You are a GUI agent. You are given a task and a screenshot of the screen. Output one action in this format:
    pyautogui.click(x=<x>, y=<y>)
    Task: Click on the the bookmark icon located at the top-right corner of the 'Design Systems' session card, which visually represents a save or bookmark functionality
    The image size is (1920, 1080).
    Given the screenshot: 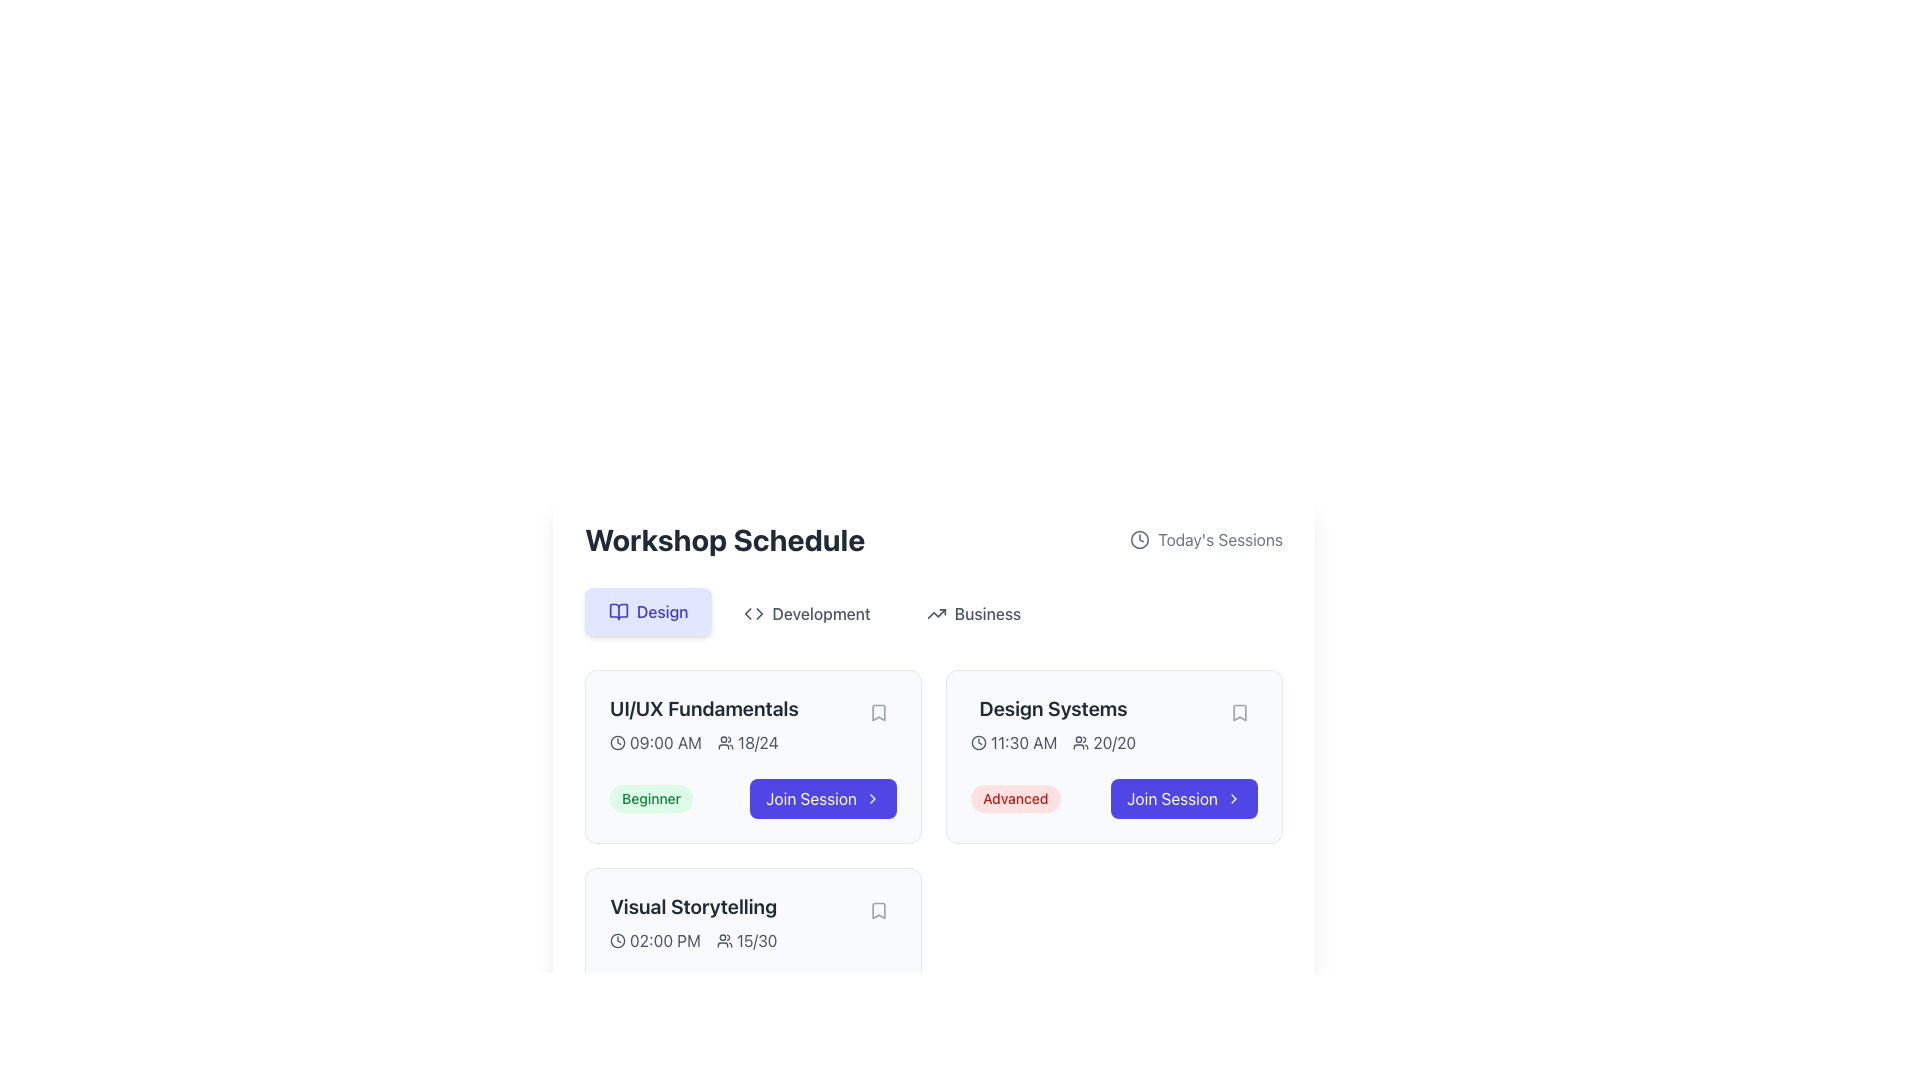 What is the action you would take?
    pyautogui.click(x=1238, y=712)
    